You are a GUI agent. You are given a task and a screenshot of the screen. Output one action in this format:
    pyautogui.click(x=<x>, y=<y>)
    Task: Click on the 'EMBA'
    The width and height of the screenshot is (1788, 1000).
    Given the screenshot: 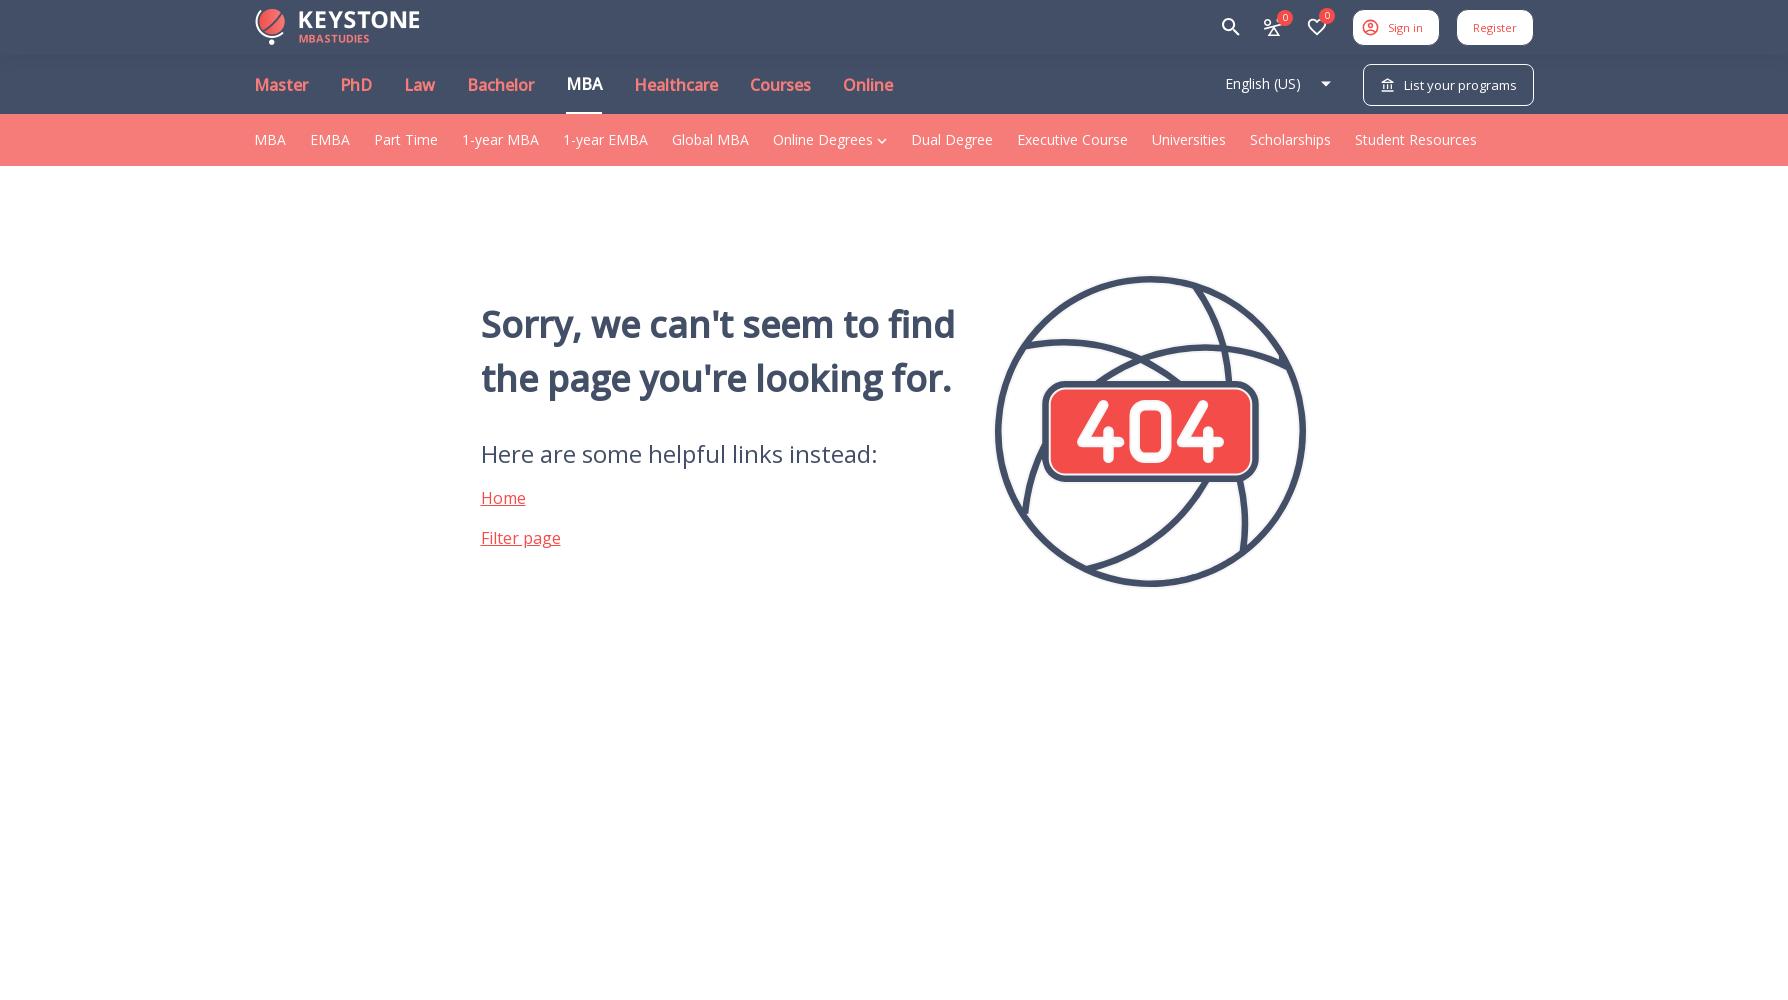 What is the action you would take?
    pyautogui.click(x=309, y=139)
    